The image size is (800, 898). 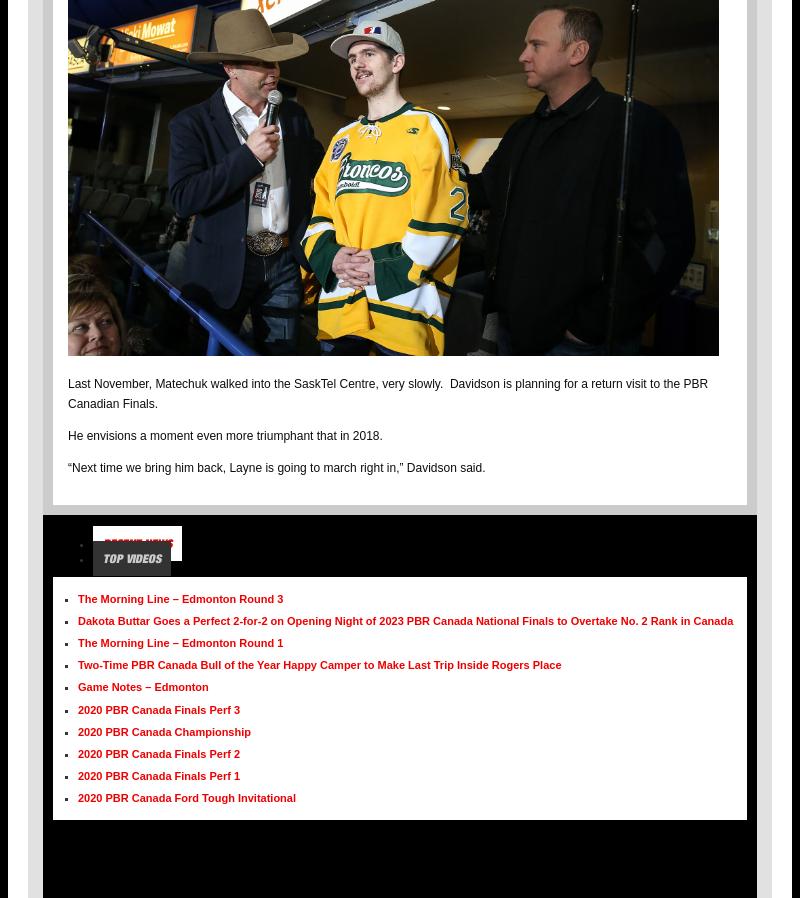 I want to click on 'He envisions a moment even more triumphant that in 2018.', so click(x=68, y=434).